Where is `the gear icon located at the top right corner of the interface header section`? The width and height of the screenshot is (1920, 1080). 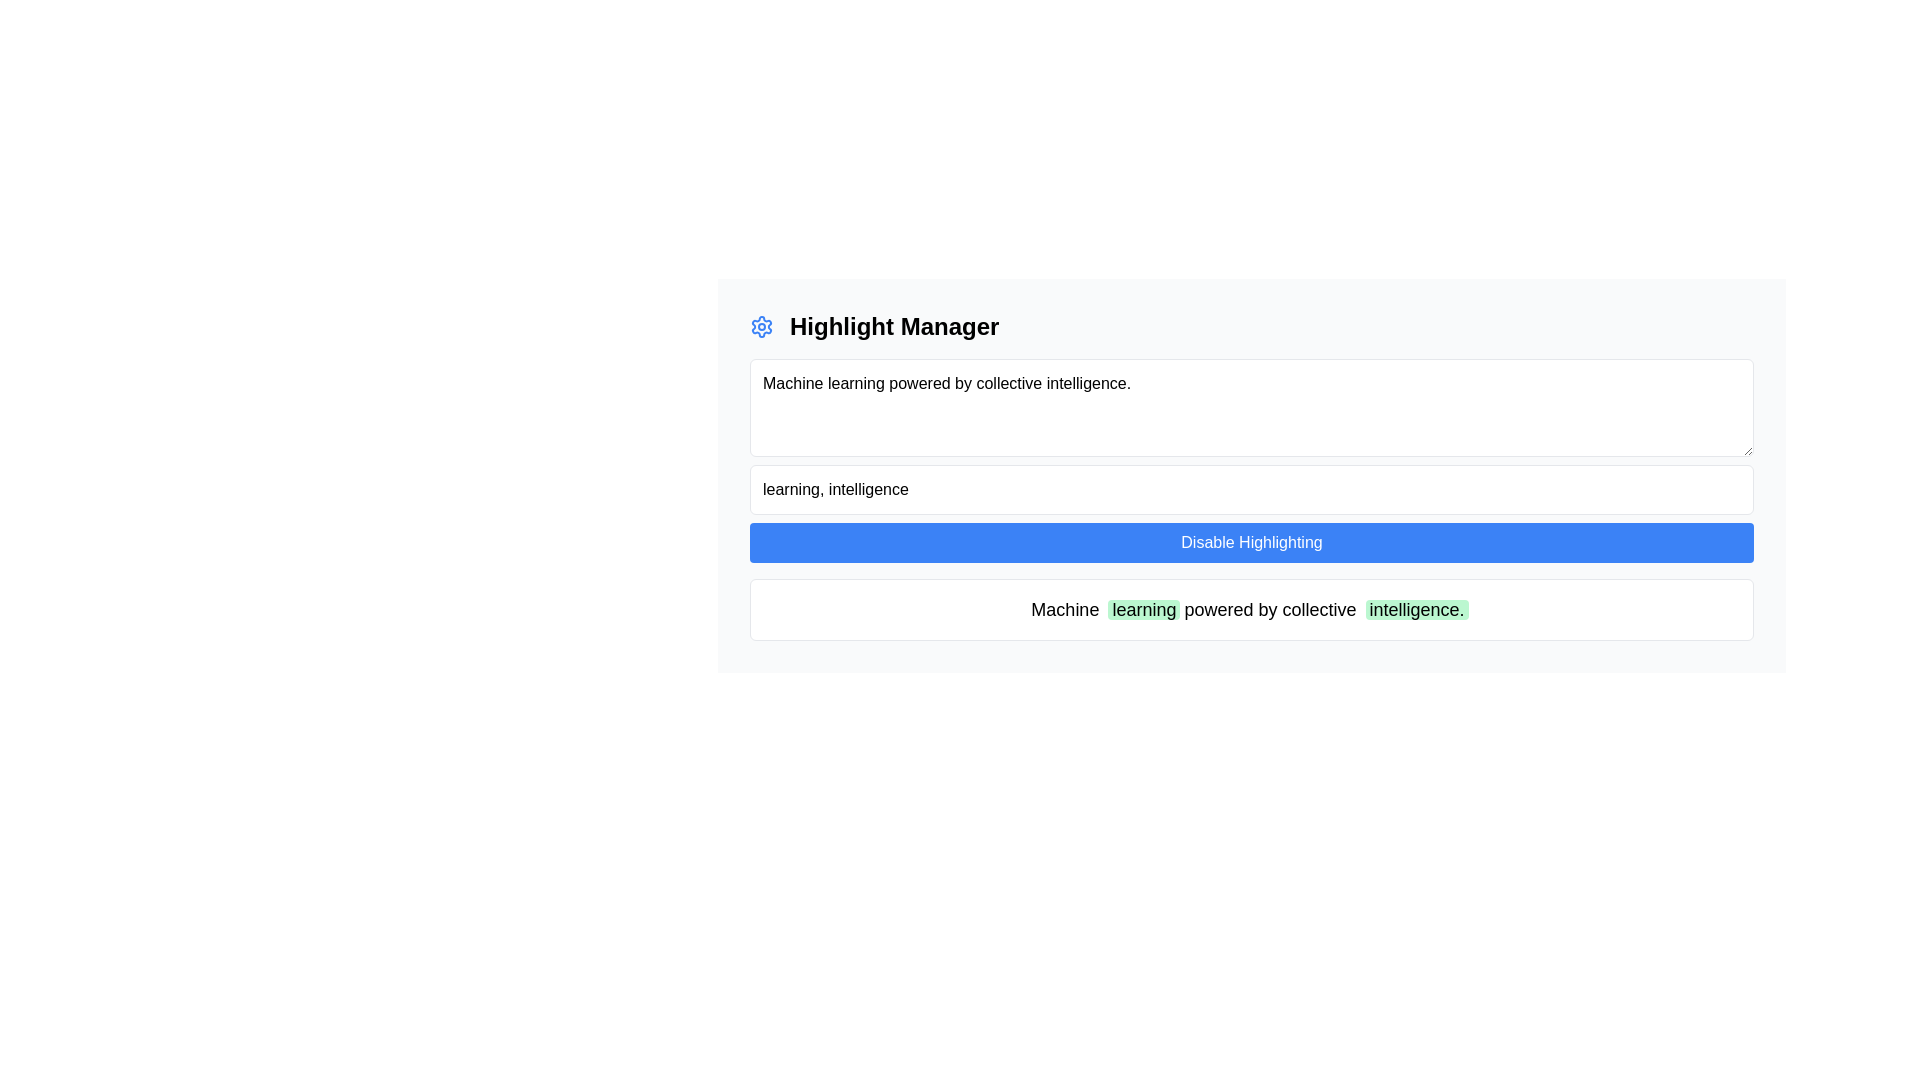 the gear icon located at the top right corner of the interface header section is located at coordinates (761, 326).